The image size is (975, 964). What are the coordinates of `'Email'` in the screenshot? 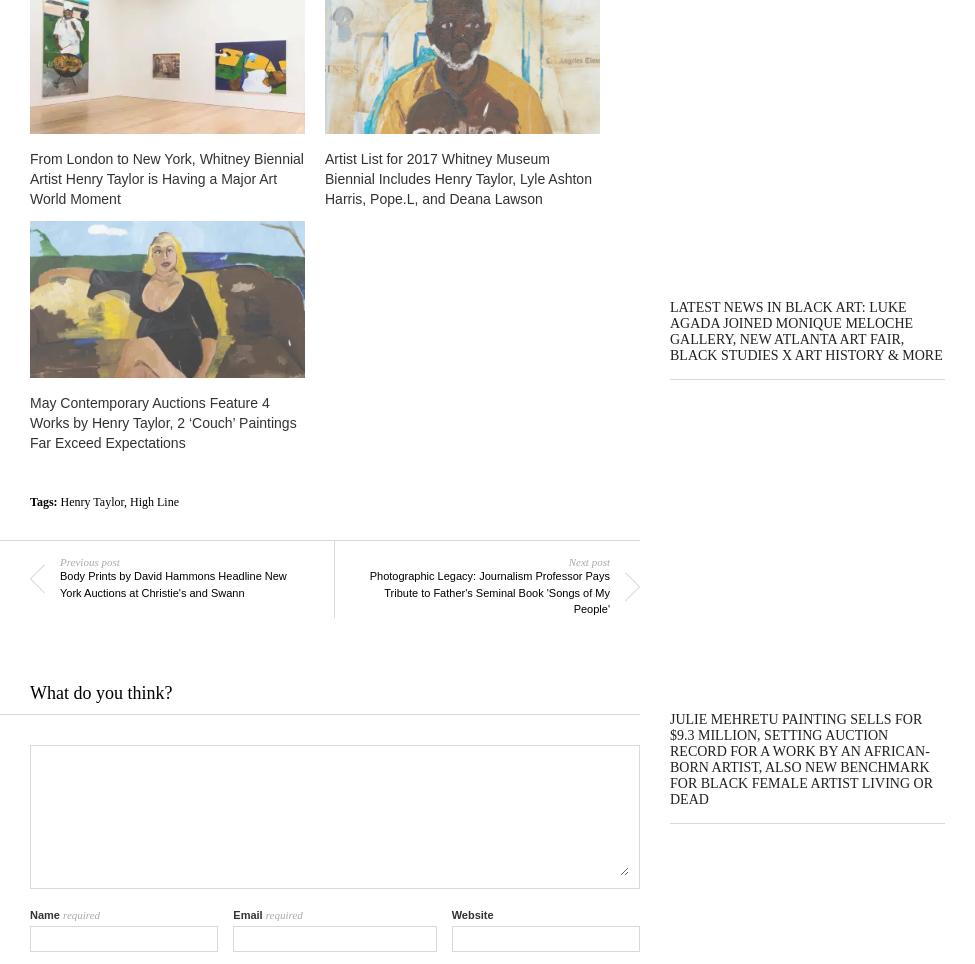 It's located at (249, 912).